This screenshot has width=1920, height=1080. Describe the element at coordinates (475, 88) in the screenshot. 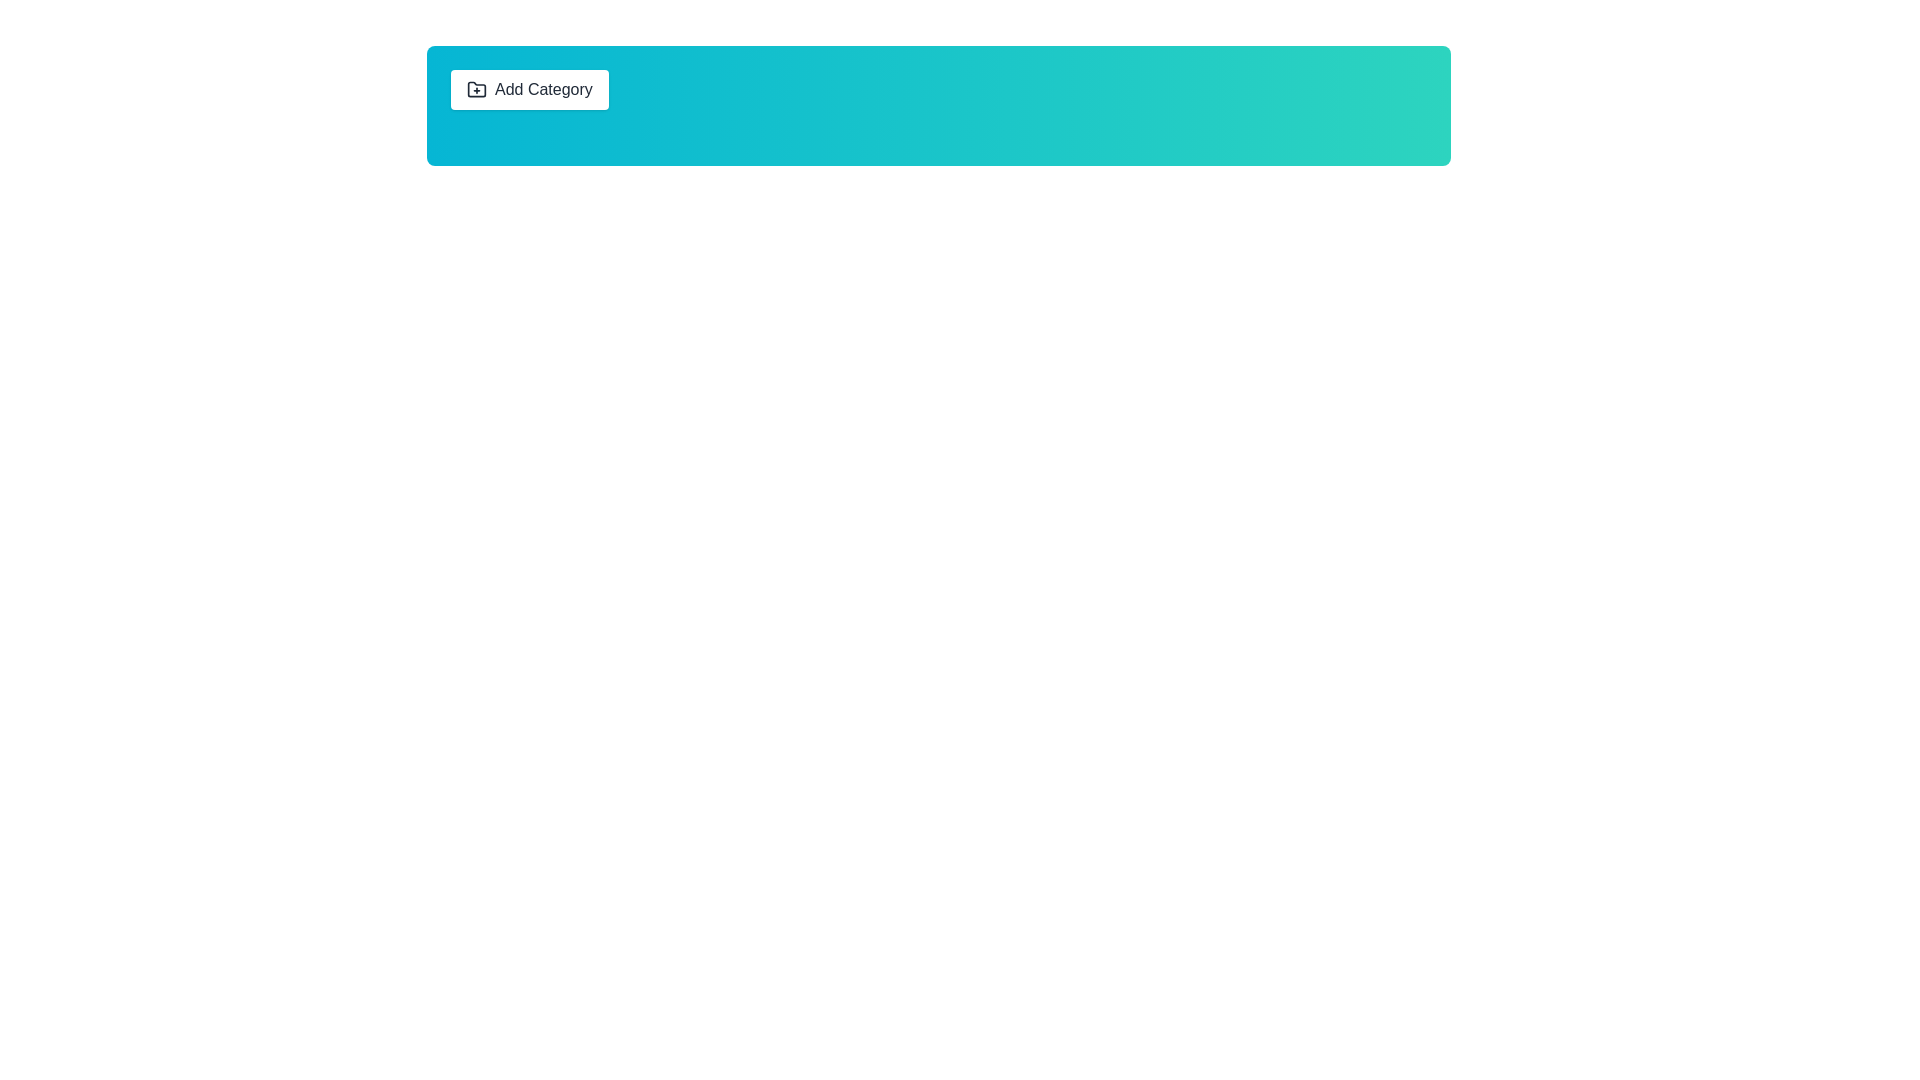

I see `the 'Add Category' icon, which is the first sub-element within the button labeled 'Add Category' and is positioned to the far left of the button's text` at that location.